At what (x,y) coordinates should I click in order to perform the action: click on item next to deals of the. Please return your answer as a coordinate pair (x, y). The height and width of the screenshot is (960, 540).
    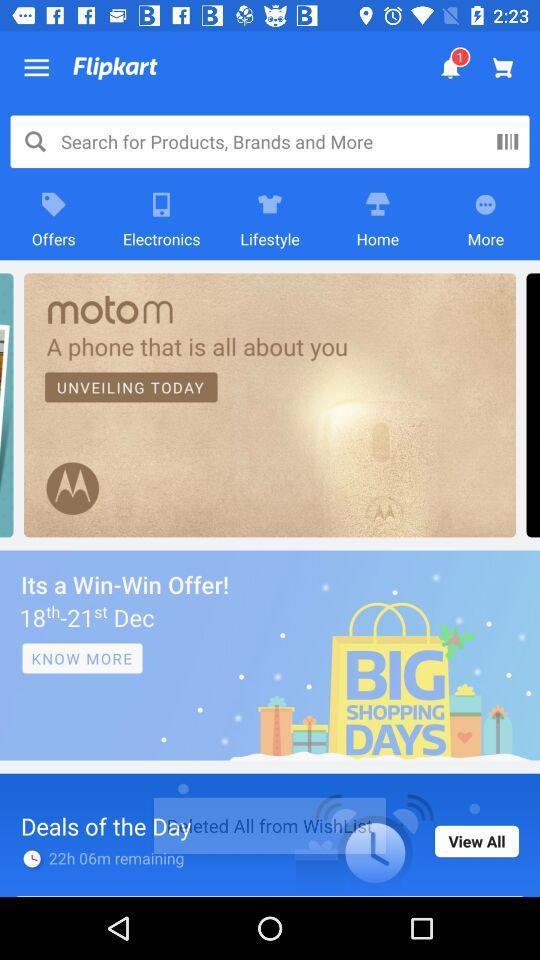
    Looking at the image, I should click on (475, 840).